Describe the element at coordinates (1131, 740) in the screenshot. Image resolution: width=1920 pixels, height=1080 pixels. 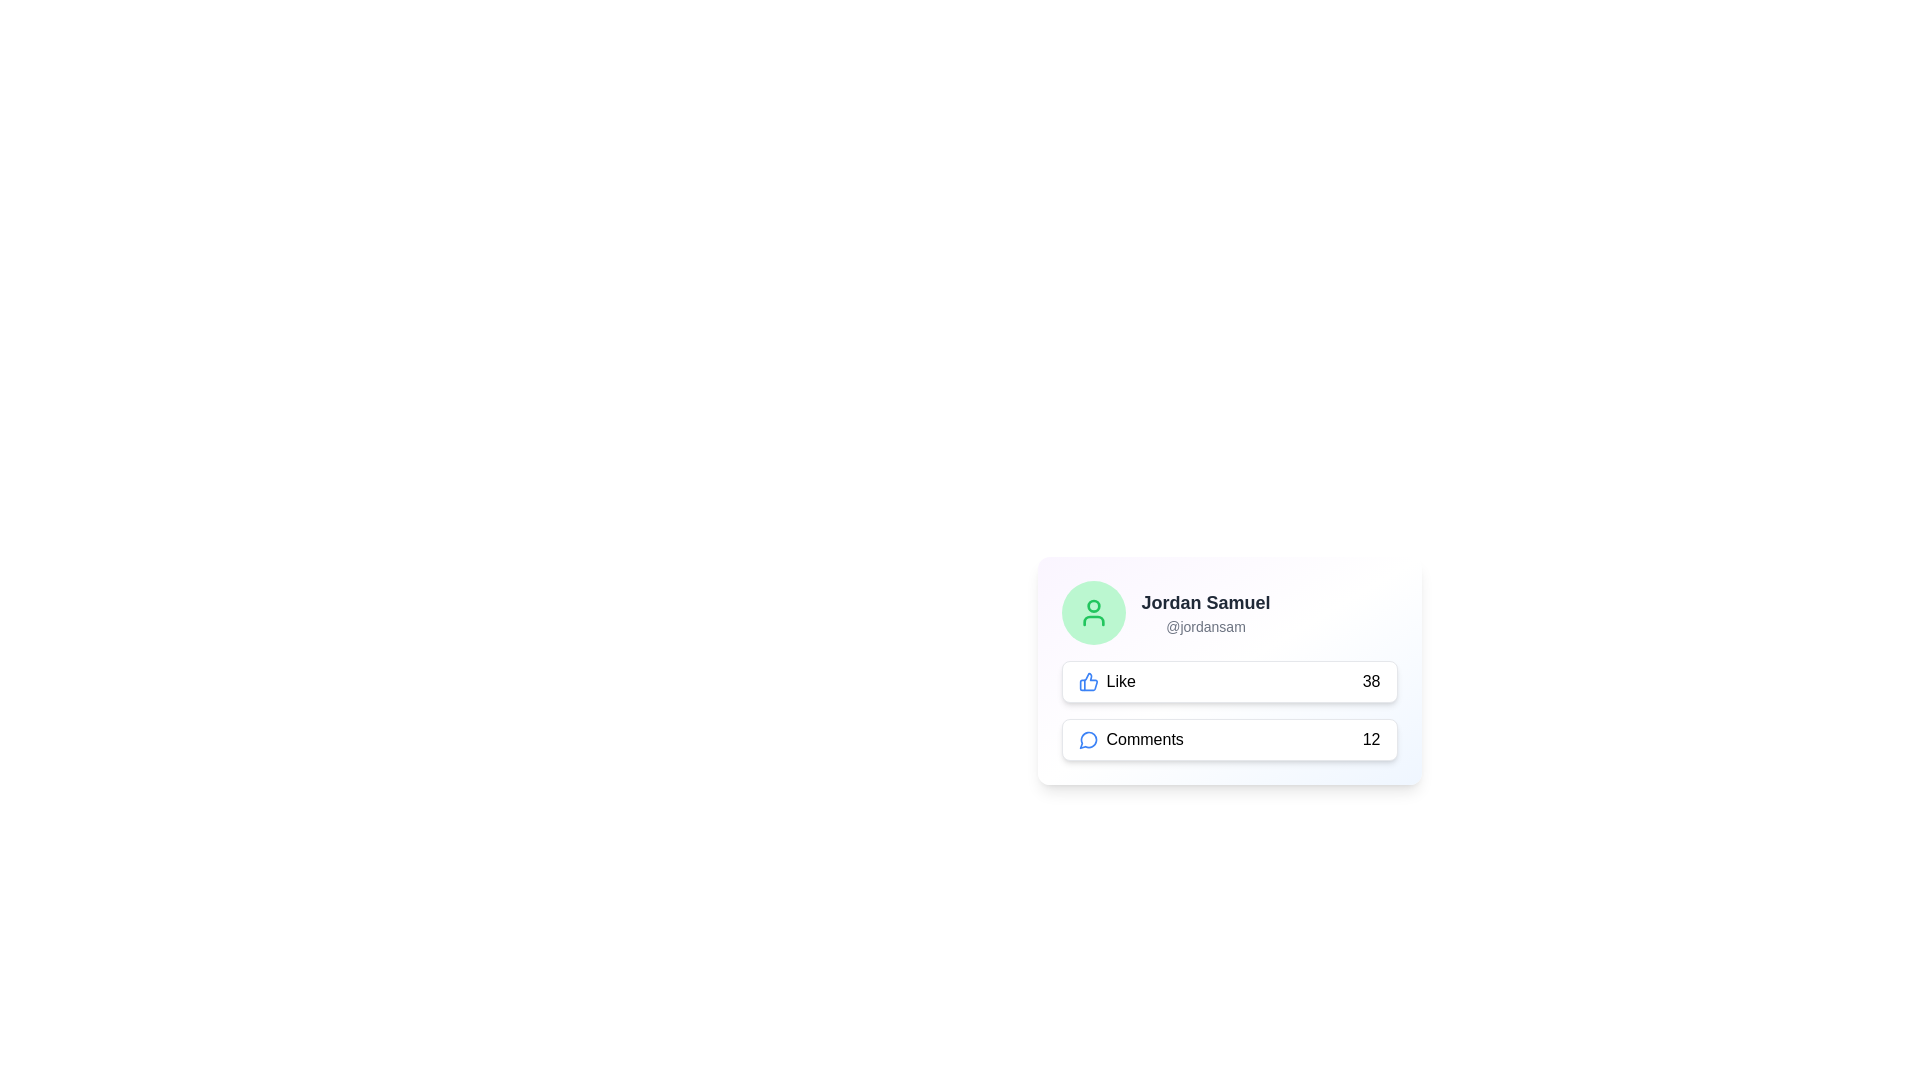
I see `the Text Label with Icon that indicates the presence of a commenting feature, located below the 'Like' button and to the left of the numerical indicator showing the number of comments` at that location.